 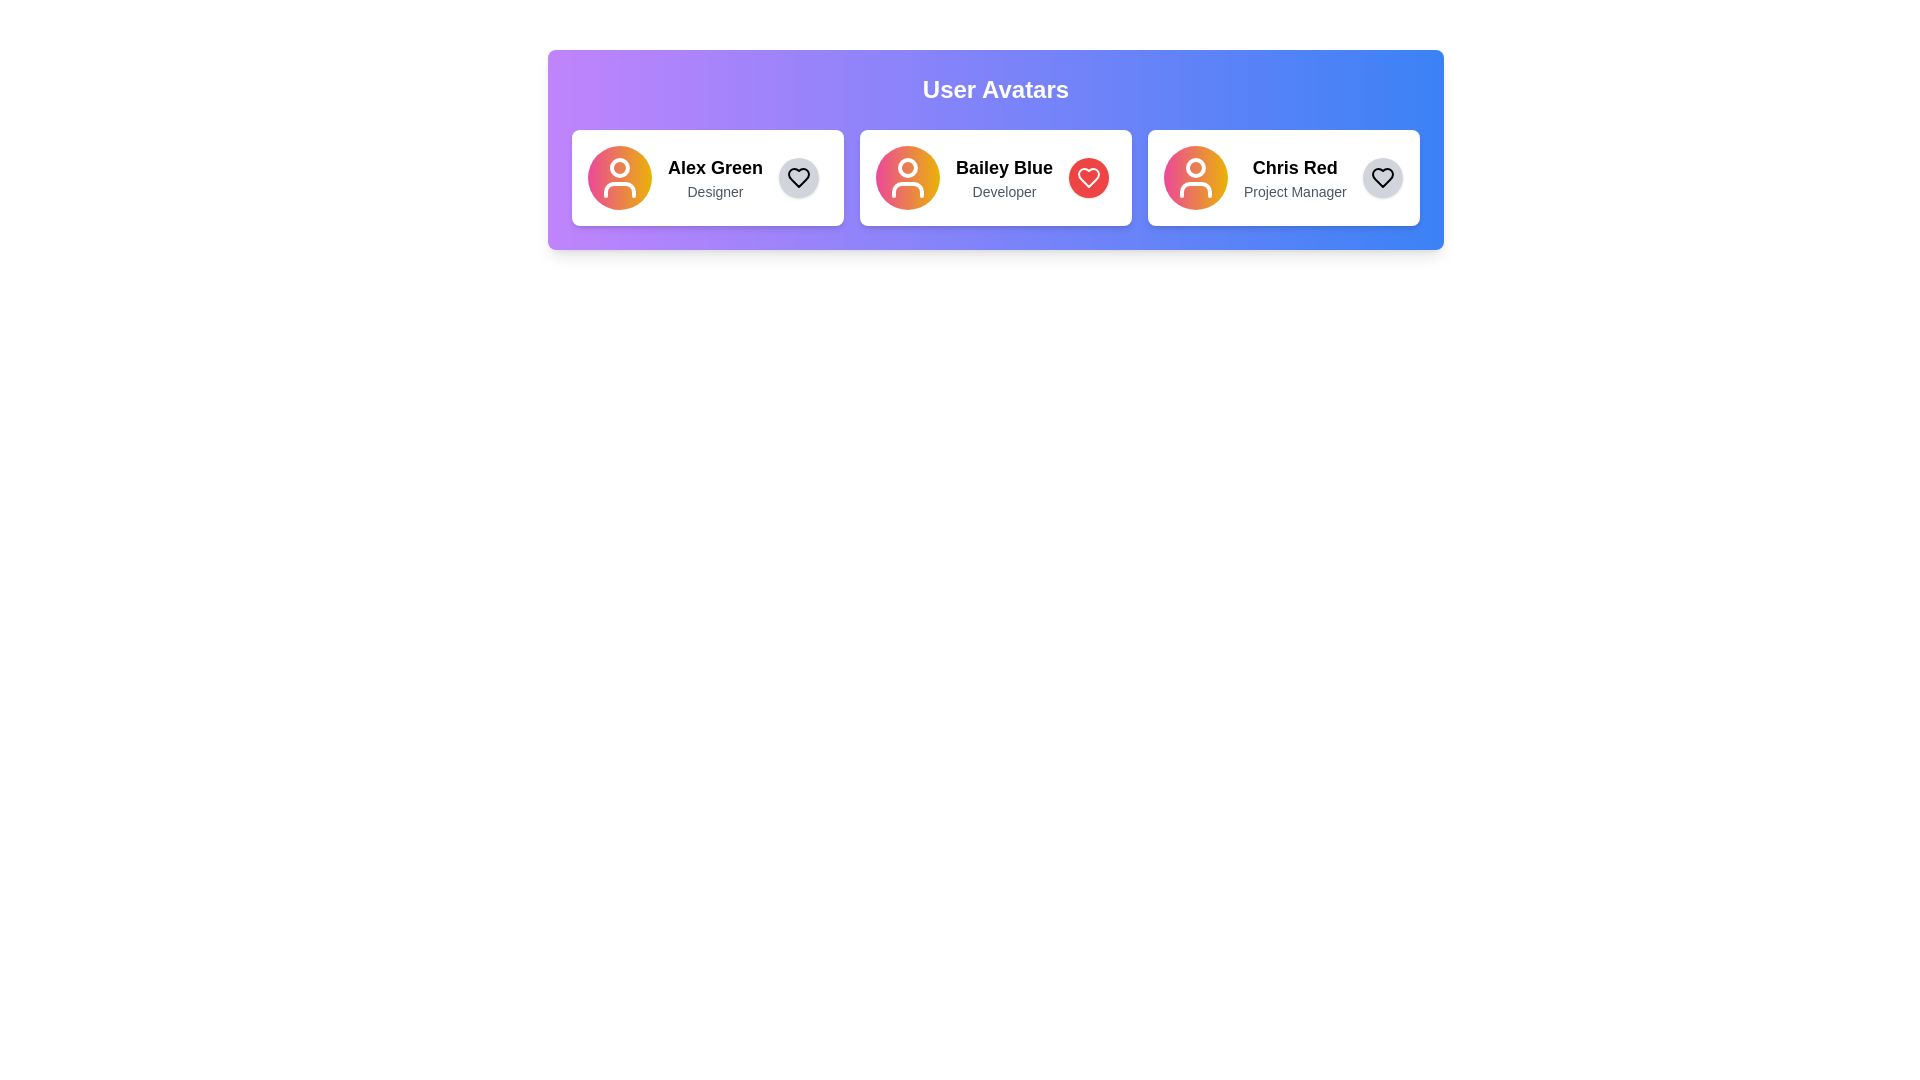 I want to click on the heart icon within the circular button on the 'Bailey Blue' user card to mark it as a favorite, so click(x=1088, y=176).